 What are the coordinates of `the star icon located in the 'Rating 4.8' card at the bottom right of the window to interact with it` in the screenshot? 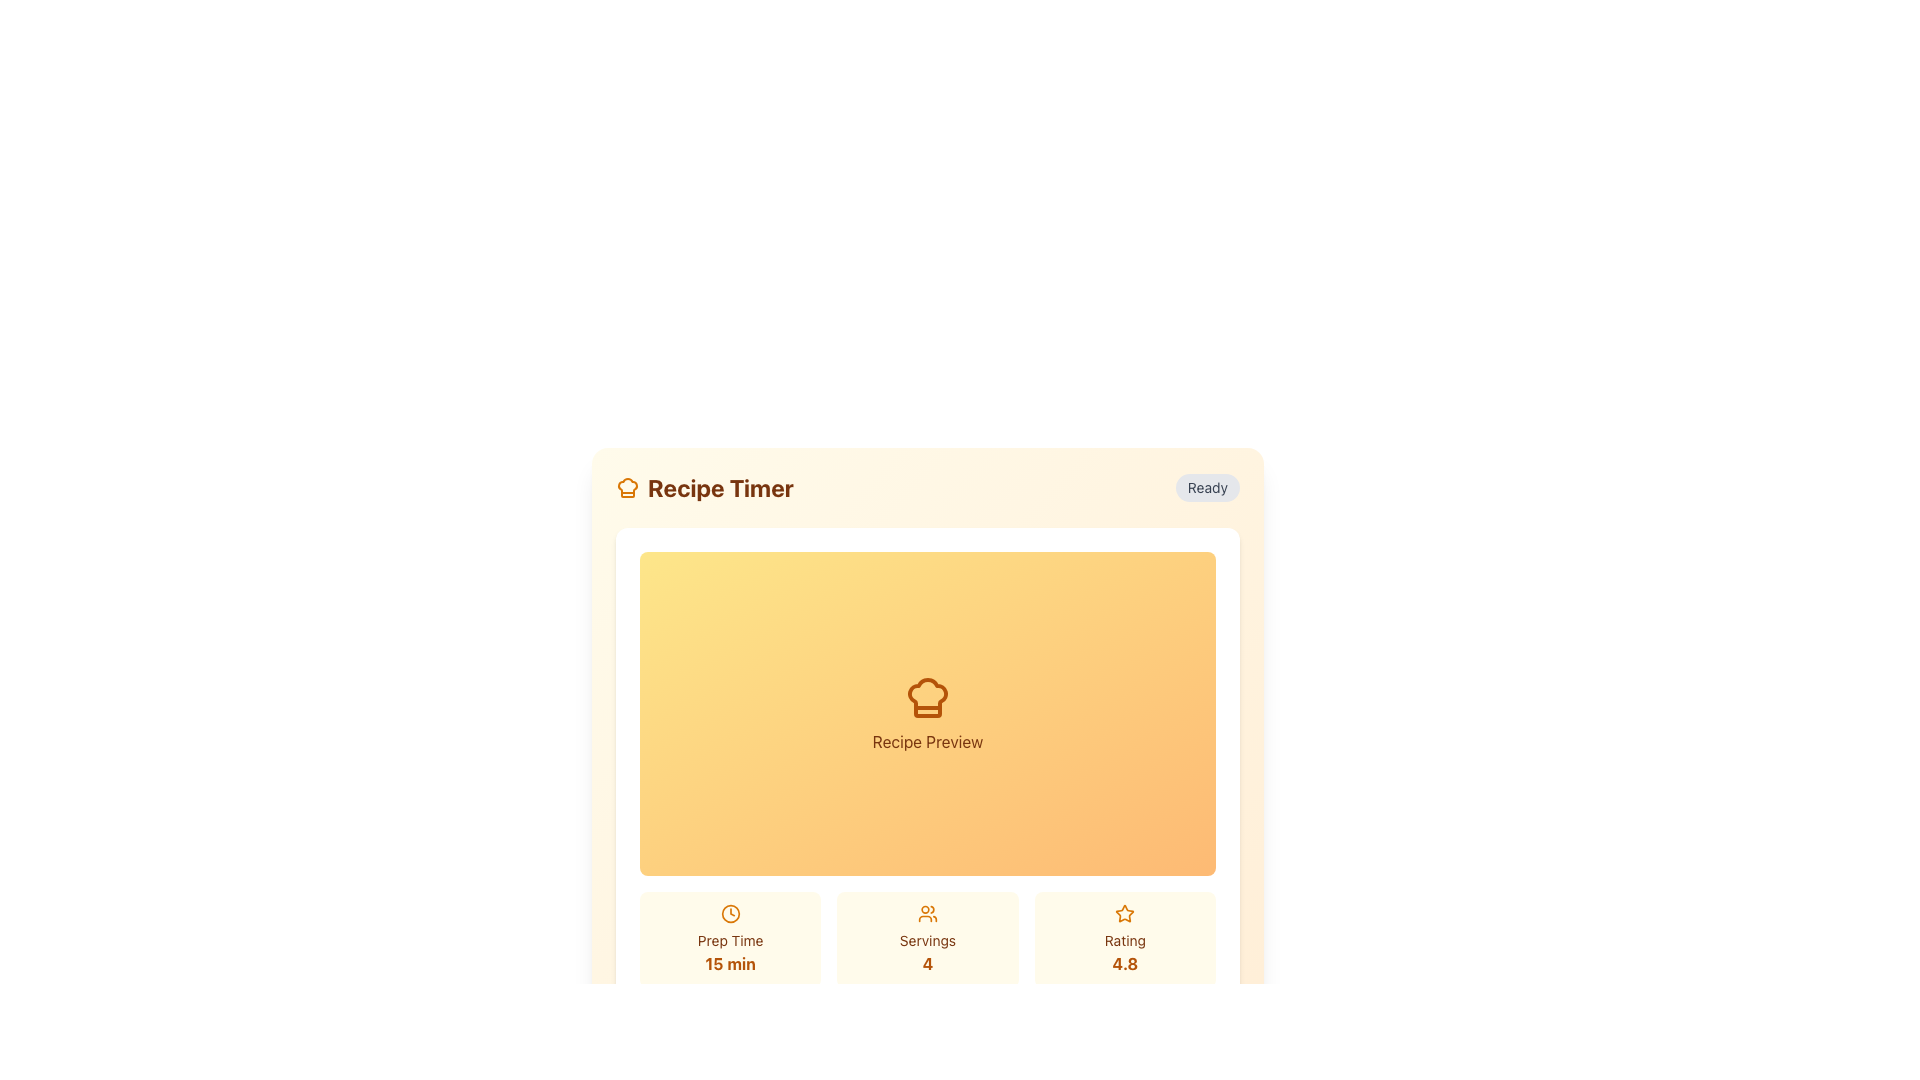 It's located at (1125, 913).